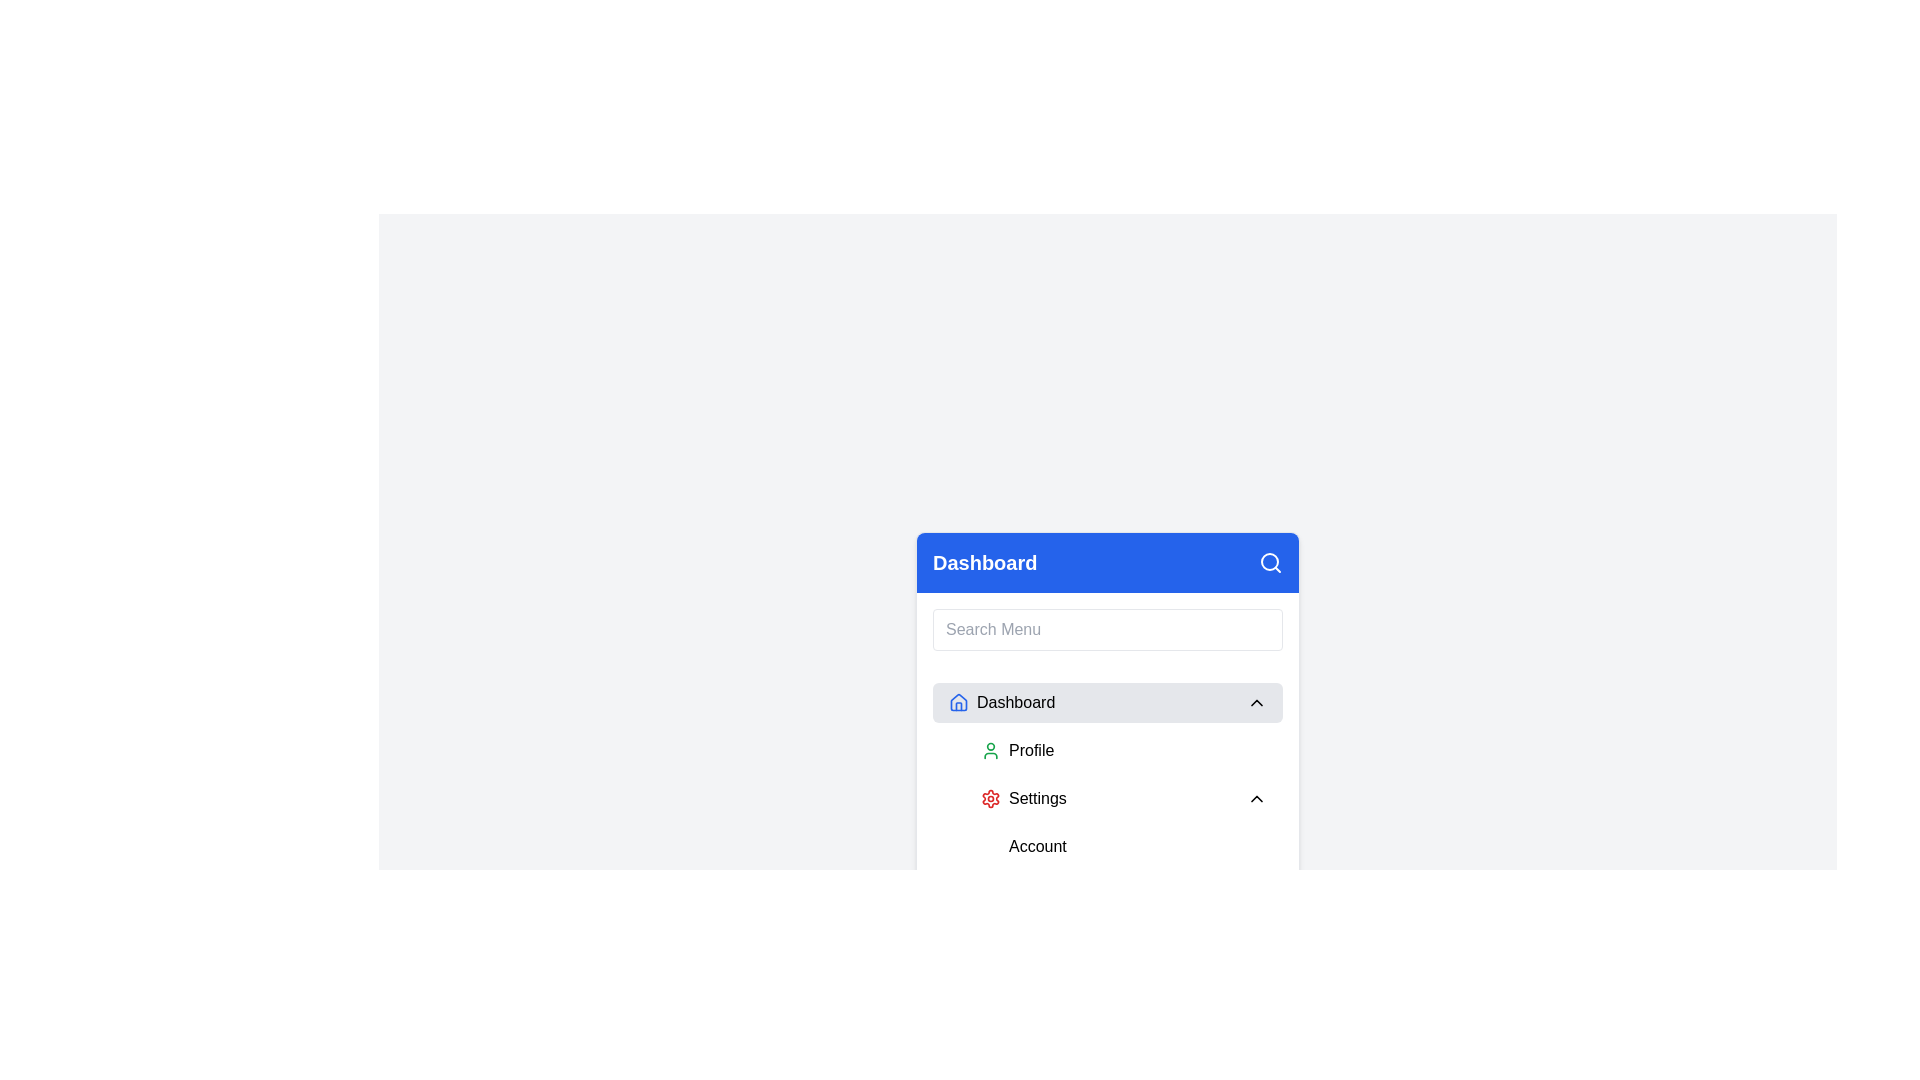 This screenshot has height=1080, width=1920. Describe the element at coordinates (1037, 847) in the screenshot. I see `the 'Account' menu item, which is a text label styled as a menu item with black font and rounded corners, located within the dropdown section under 'Settings'` at that location.